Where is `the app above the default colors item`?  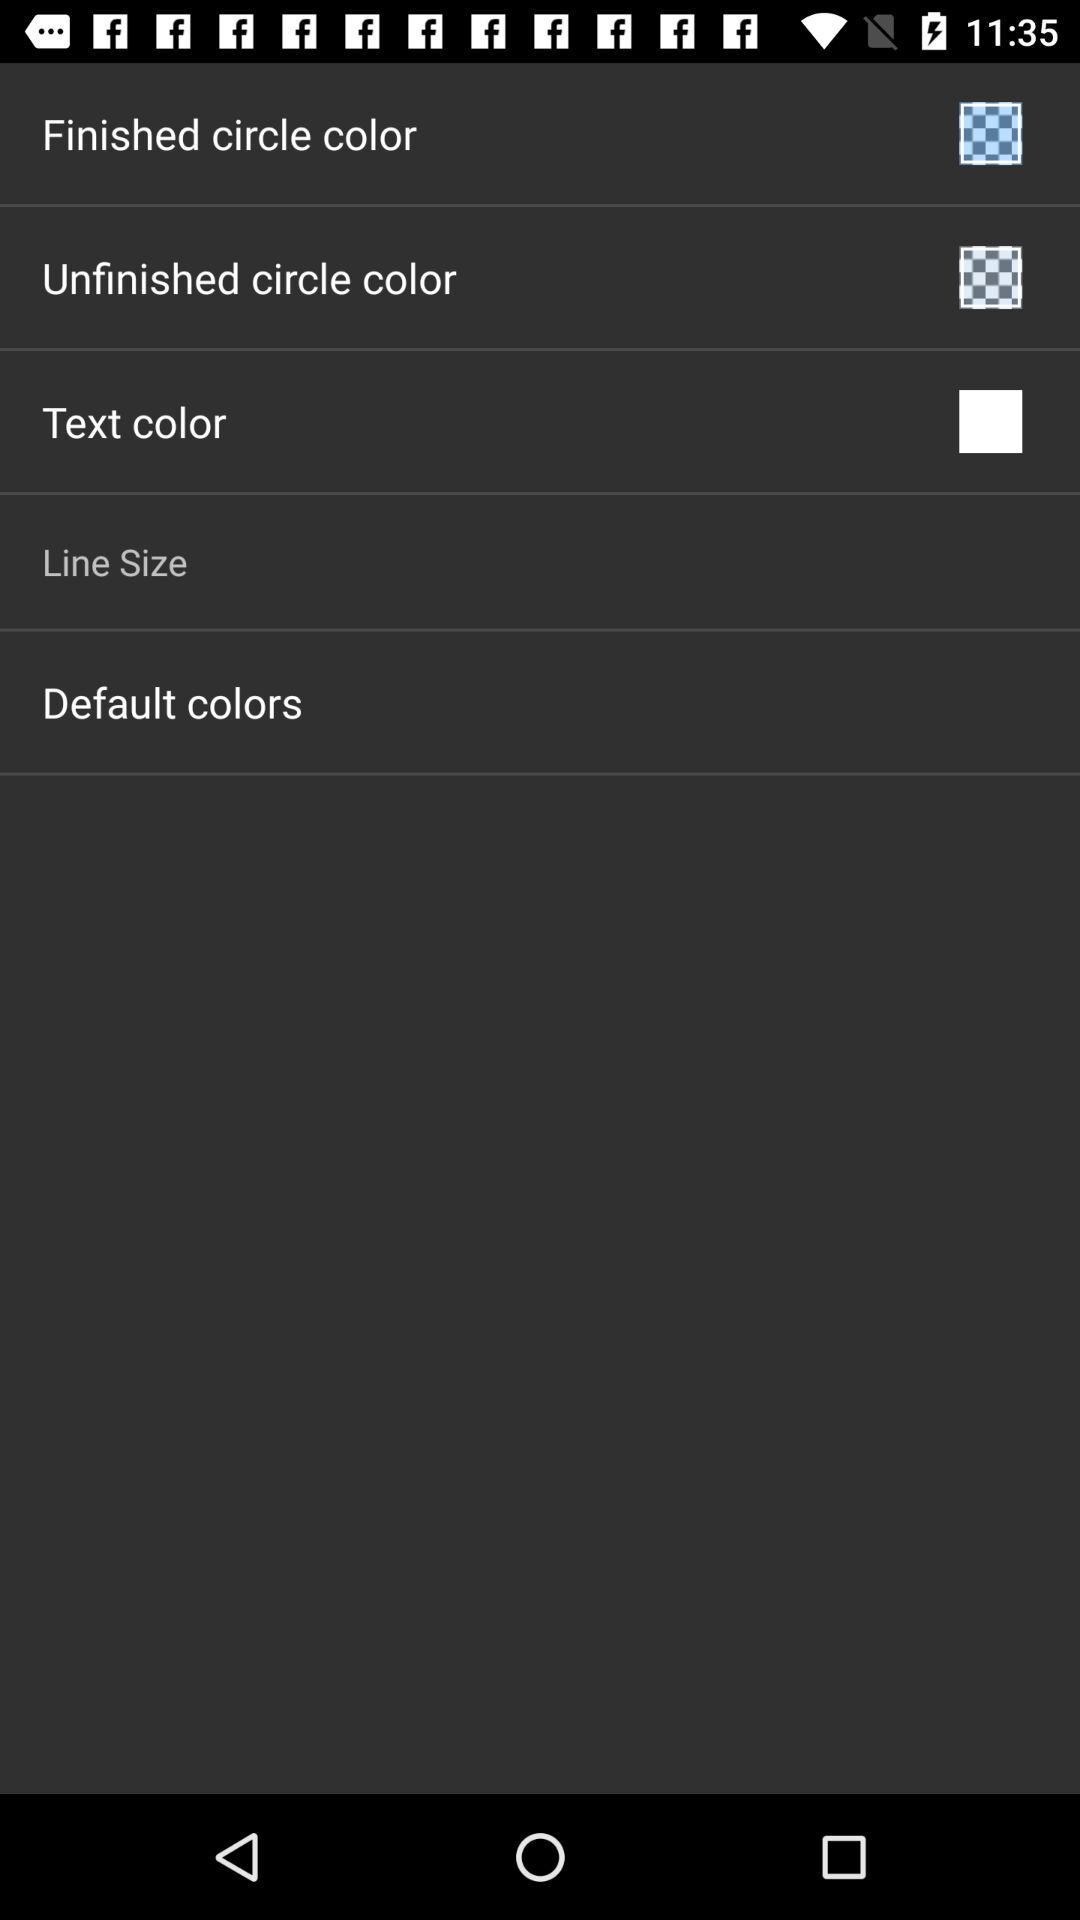 the app above the default colors item is located at coordinates (114, 560).